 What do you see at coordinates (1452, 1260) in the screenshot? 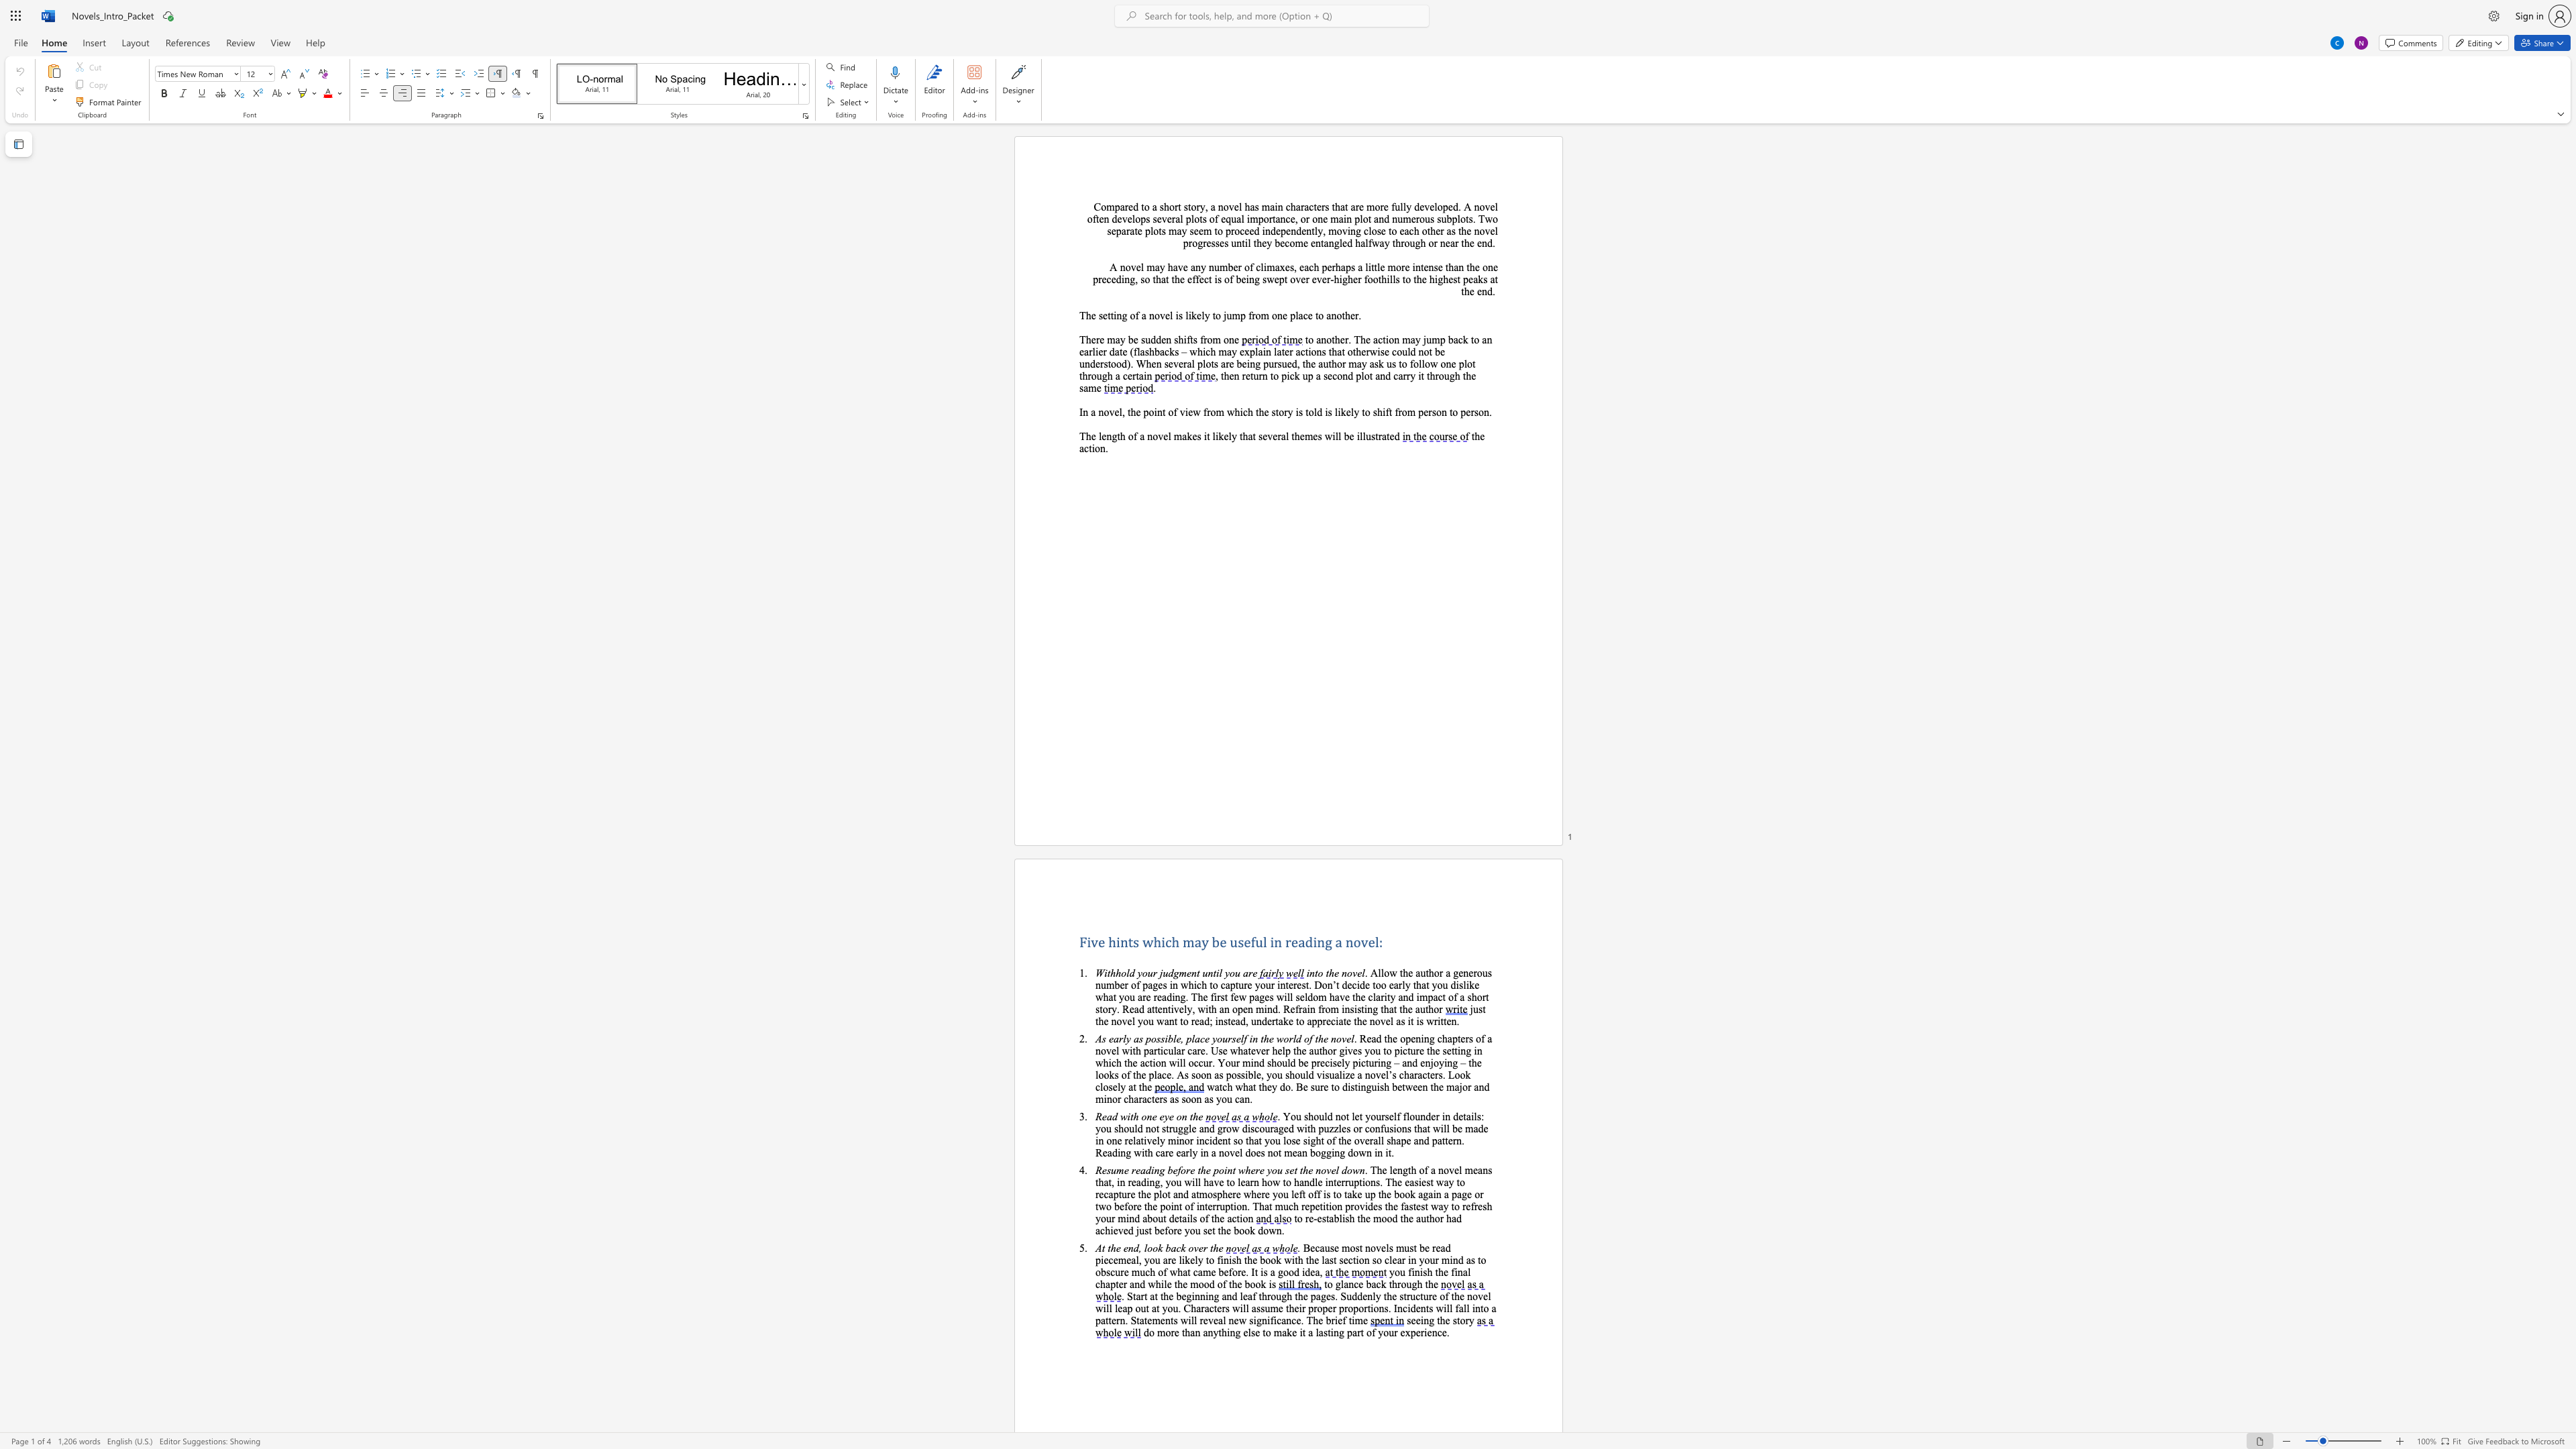
I see `the subset text "nd as to obscure much of what" within the text "Because most novels must be read piecemeal, you are likely to finish the book with the last section so clear in your mind as to obscure much of what came before. It is"` at bounding box center [1452, 1260].